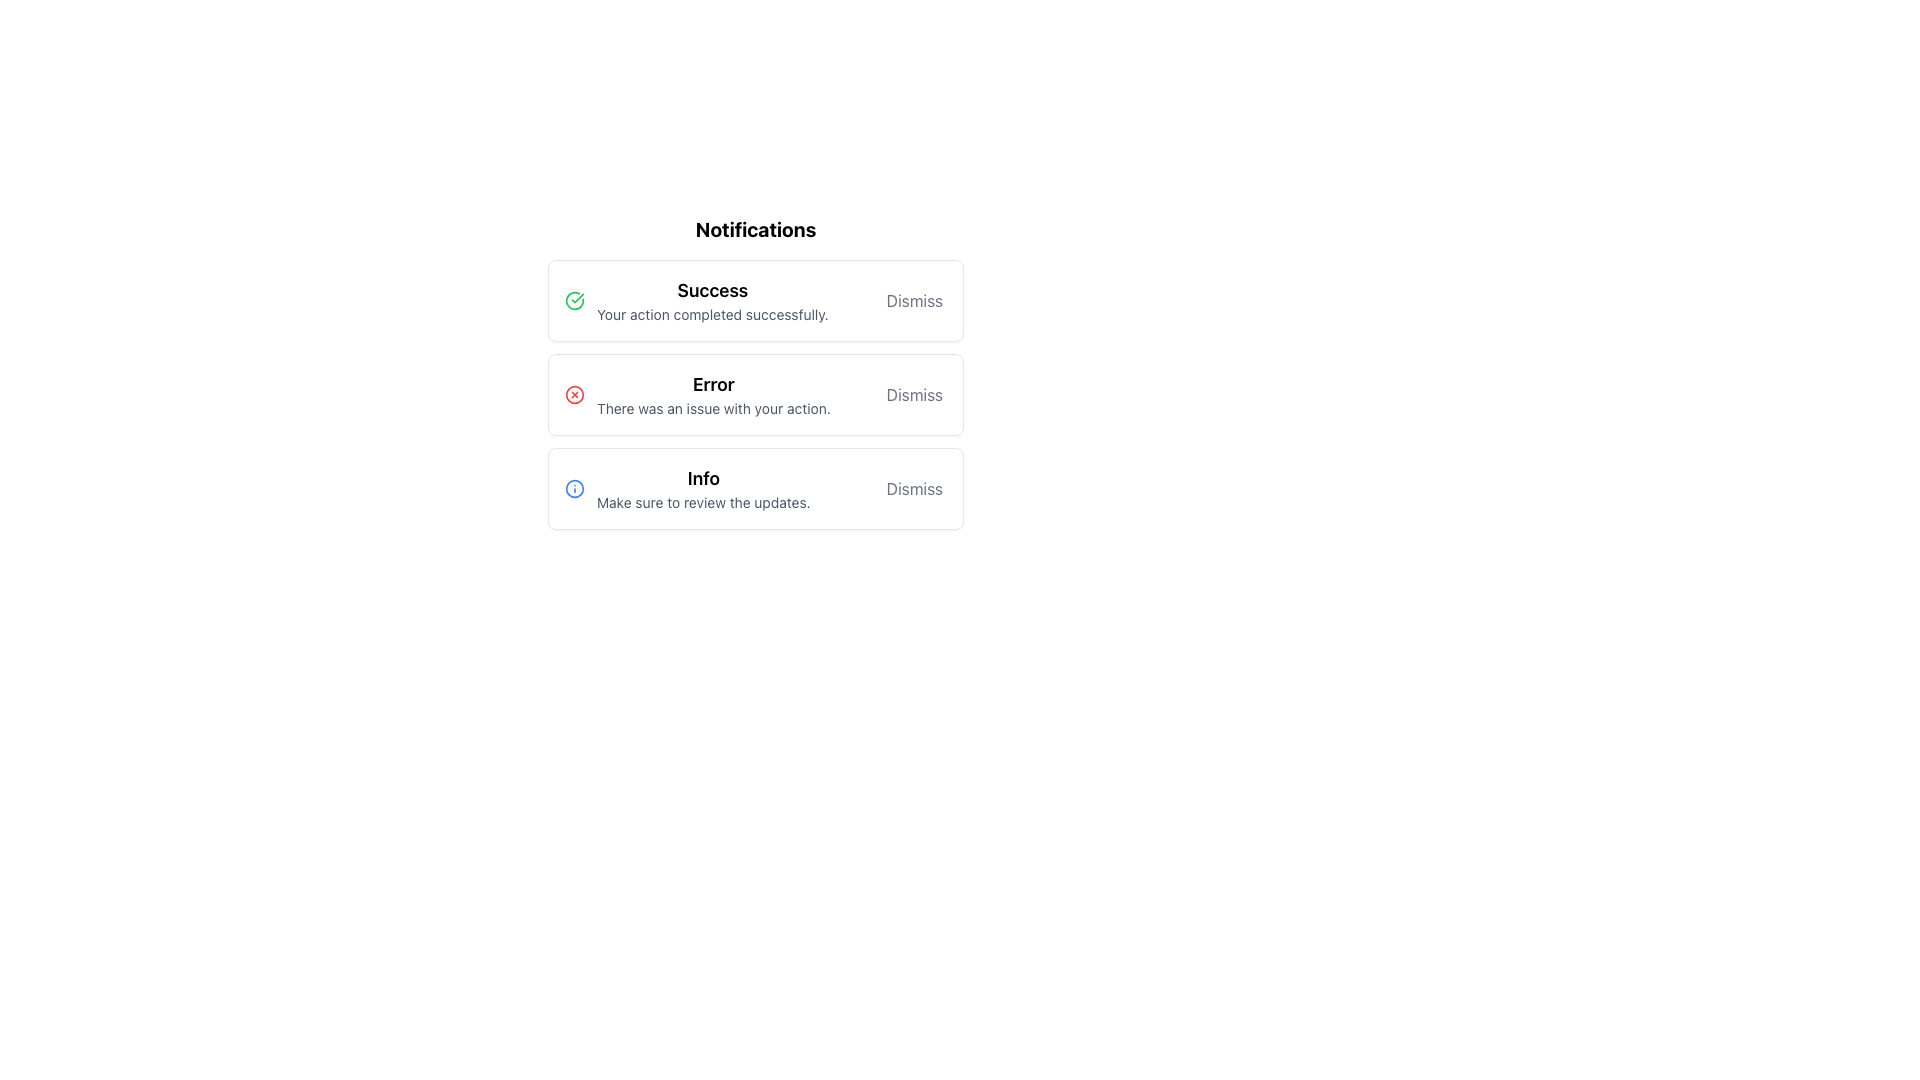  Describe the element at coordinates (703, 489) in the screenshot. I see `the Text display element that features a bold header "Info" and a smaller text "Make sure to review the updates."` at that location.